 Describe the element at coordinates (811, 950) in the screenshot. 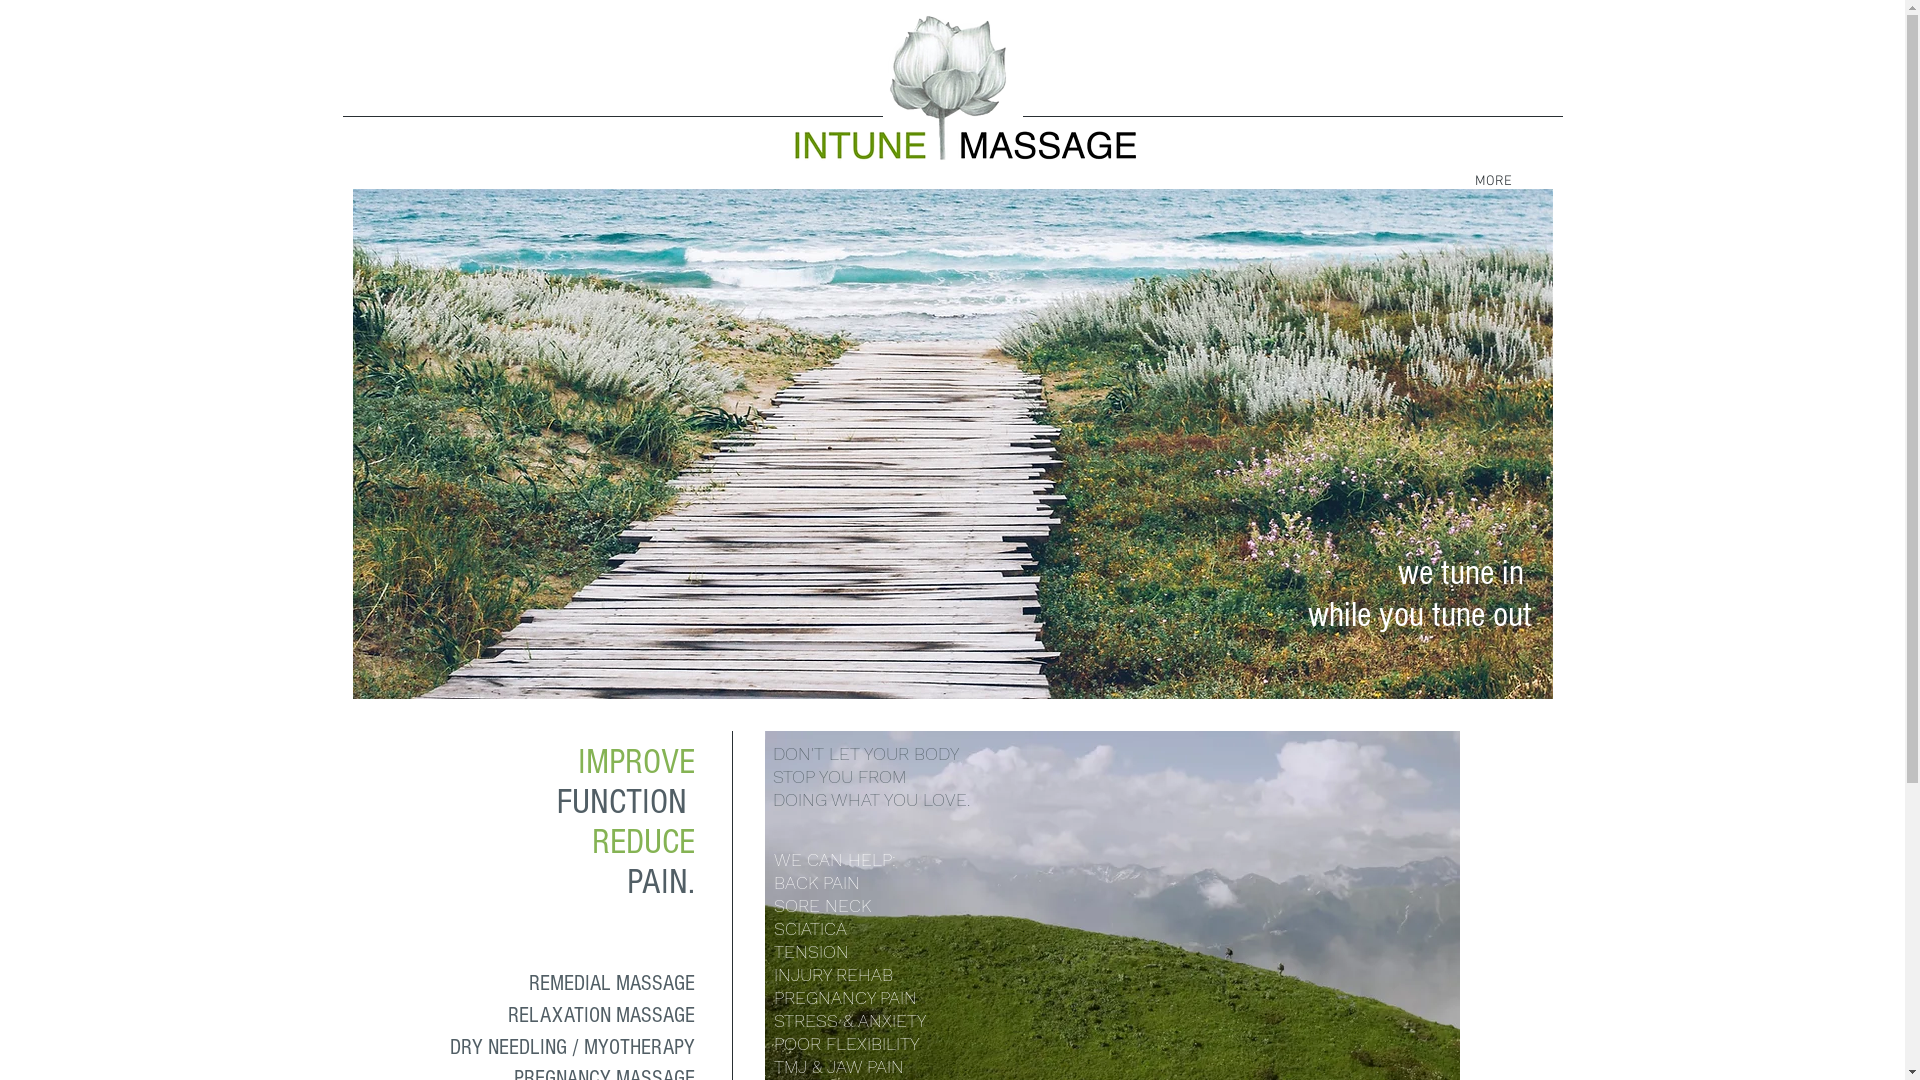

I see `'TENSION'` at that location.